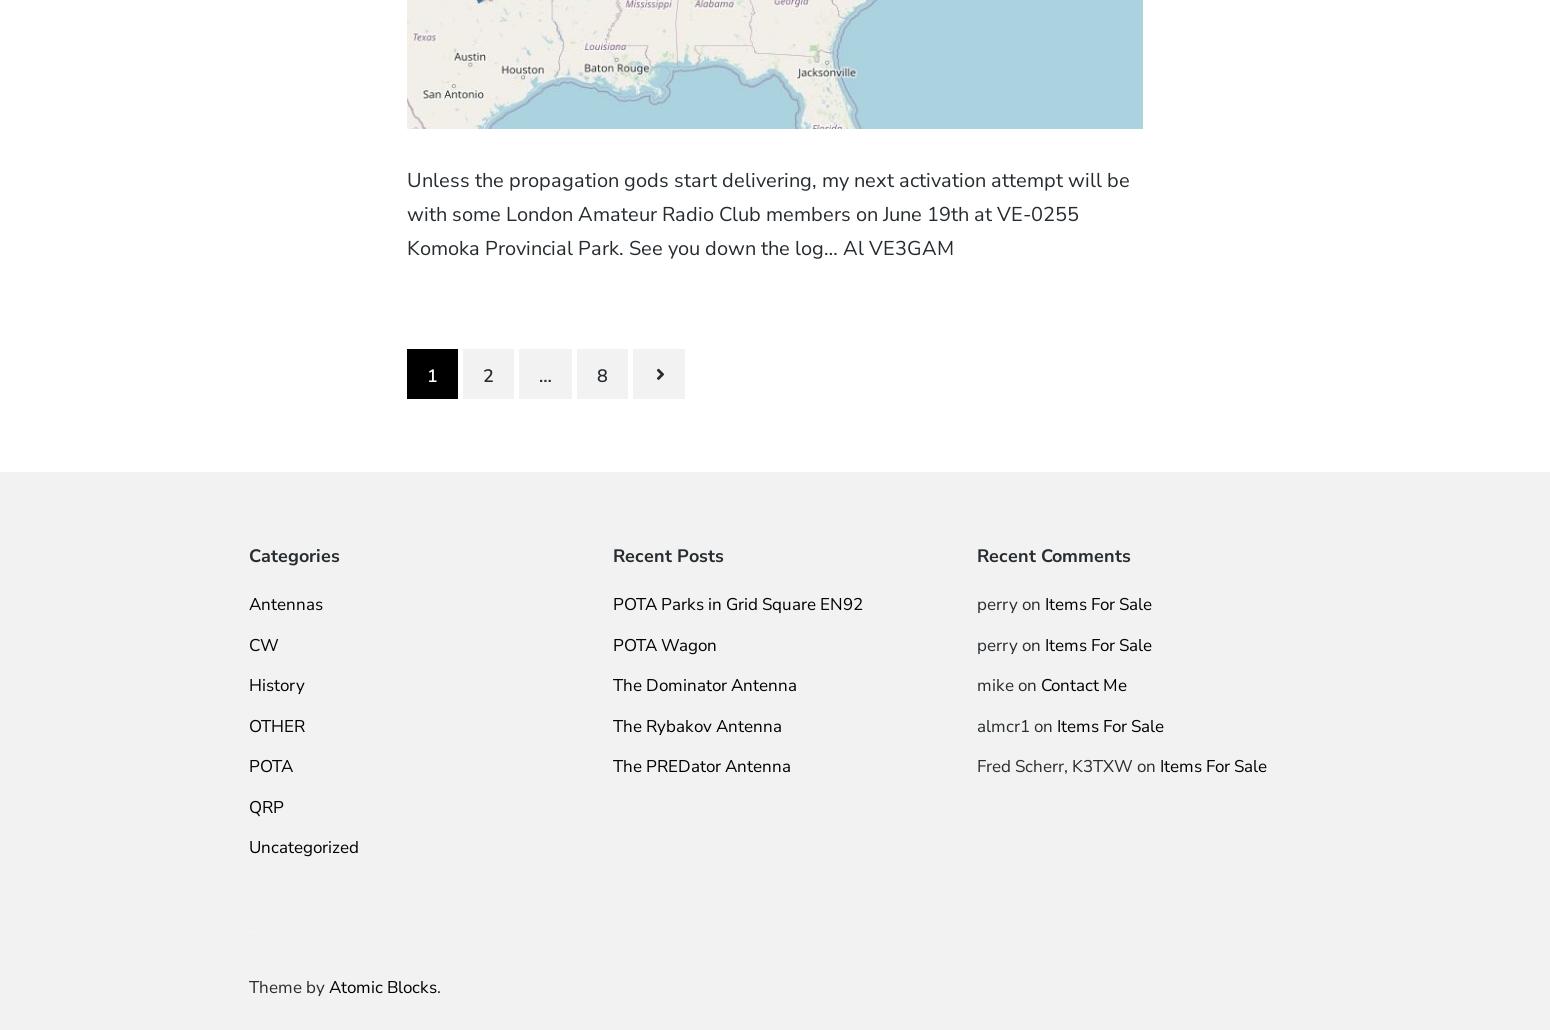 Image resolution: width=1550 pixels, height=1030 pixels. Describe the element at coordinates (695, 725) in the screenshot. I see `'The Rybakov Antenna'` at that location.